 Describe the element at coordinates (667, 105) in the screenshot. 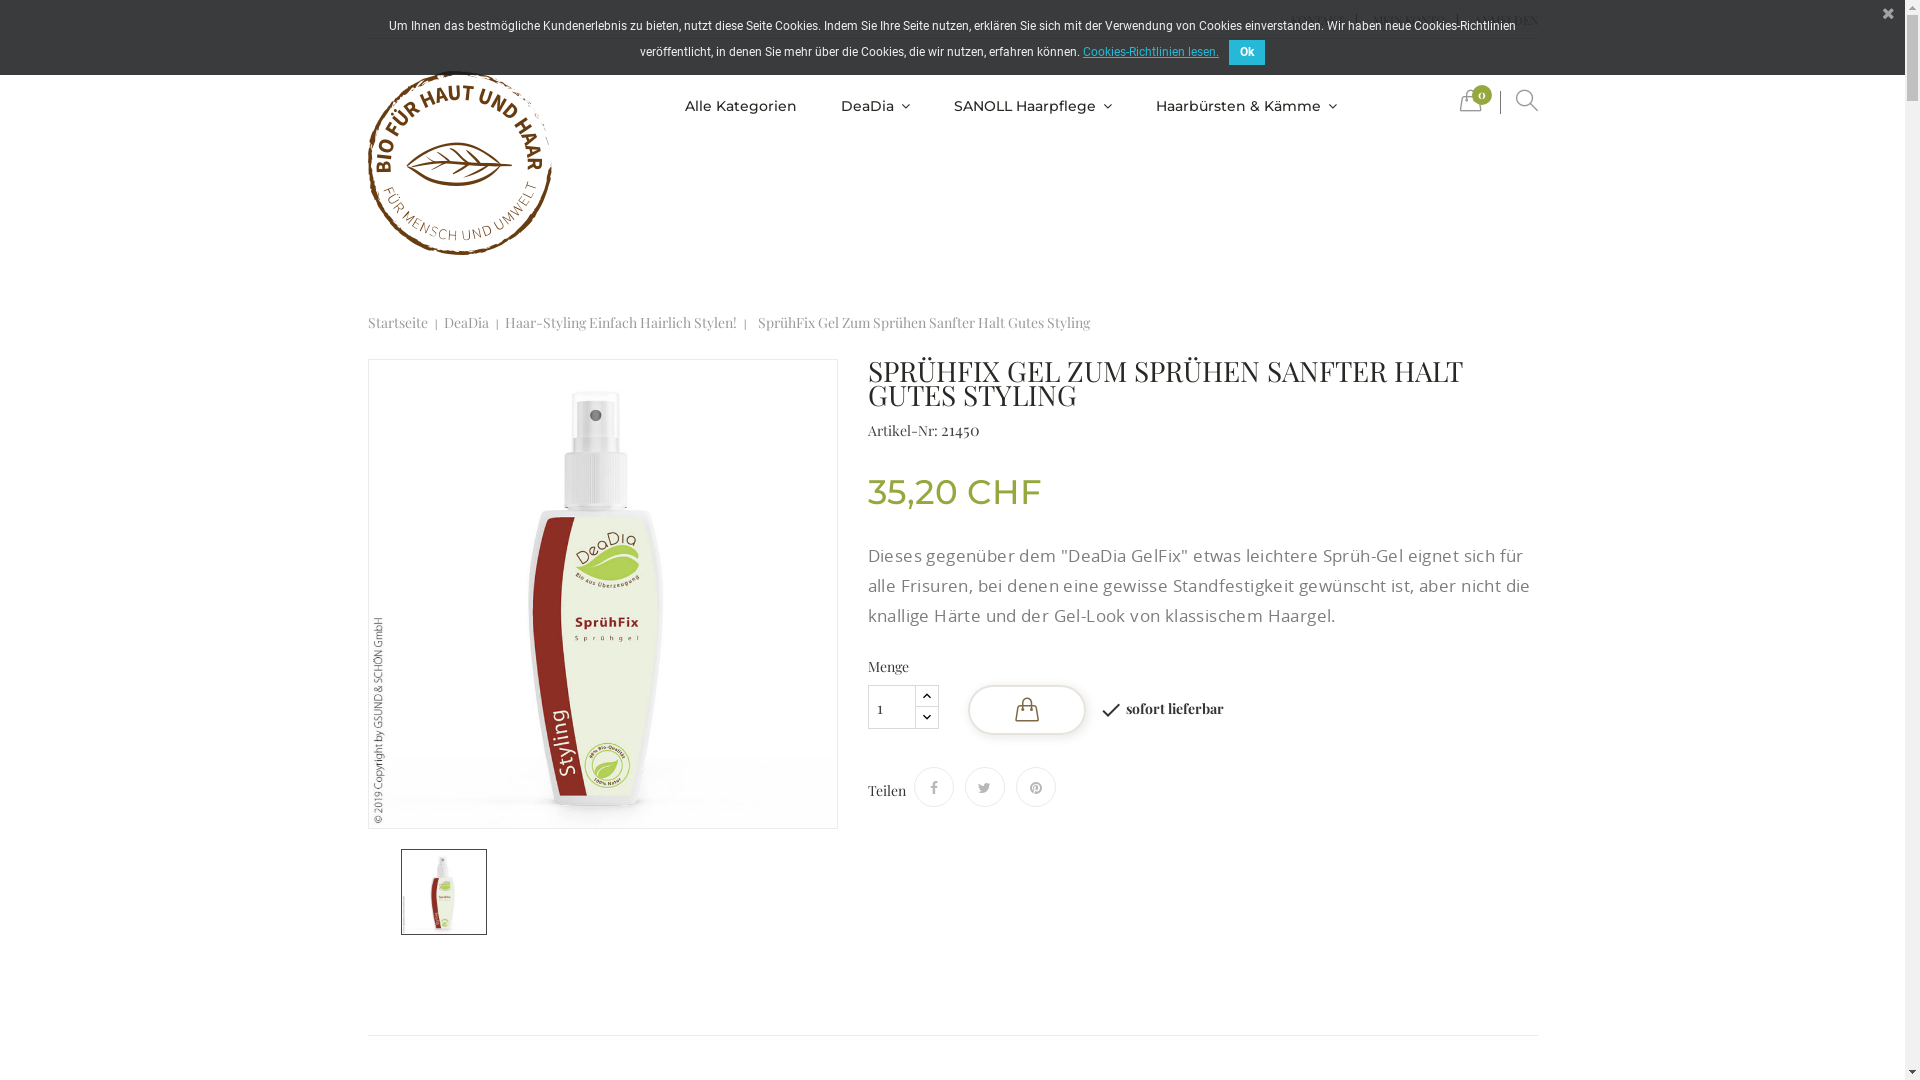

I see `'Alle Kategorien'` at that location.